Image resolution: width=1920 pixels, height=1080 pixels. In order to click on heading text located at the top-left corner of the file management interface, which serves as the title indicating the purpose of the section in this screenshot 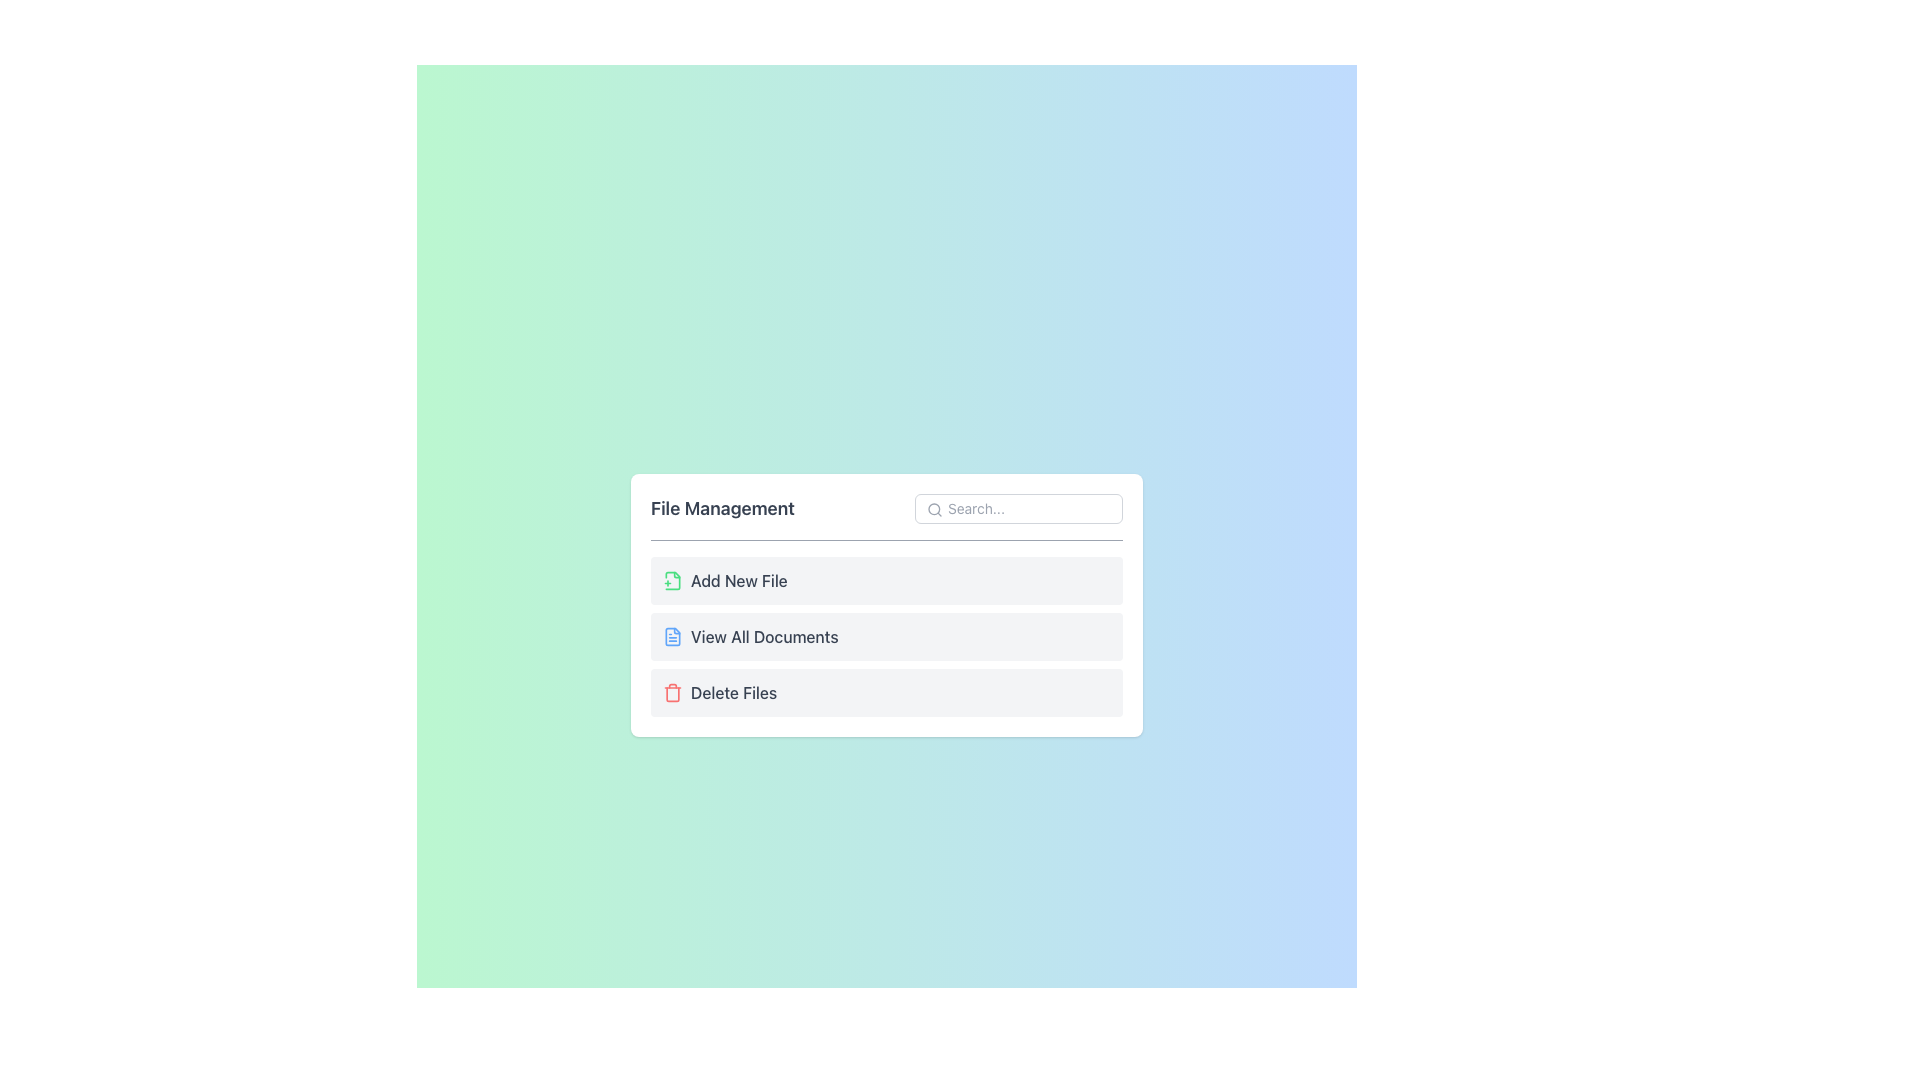, I will do `click(721, 507)`.